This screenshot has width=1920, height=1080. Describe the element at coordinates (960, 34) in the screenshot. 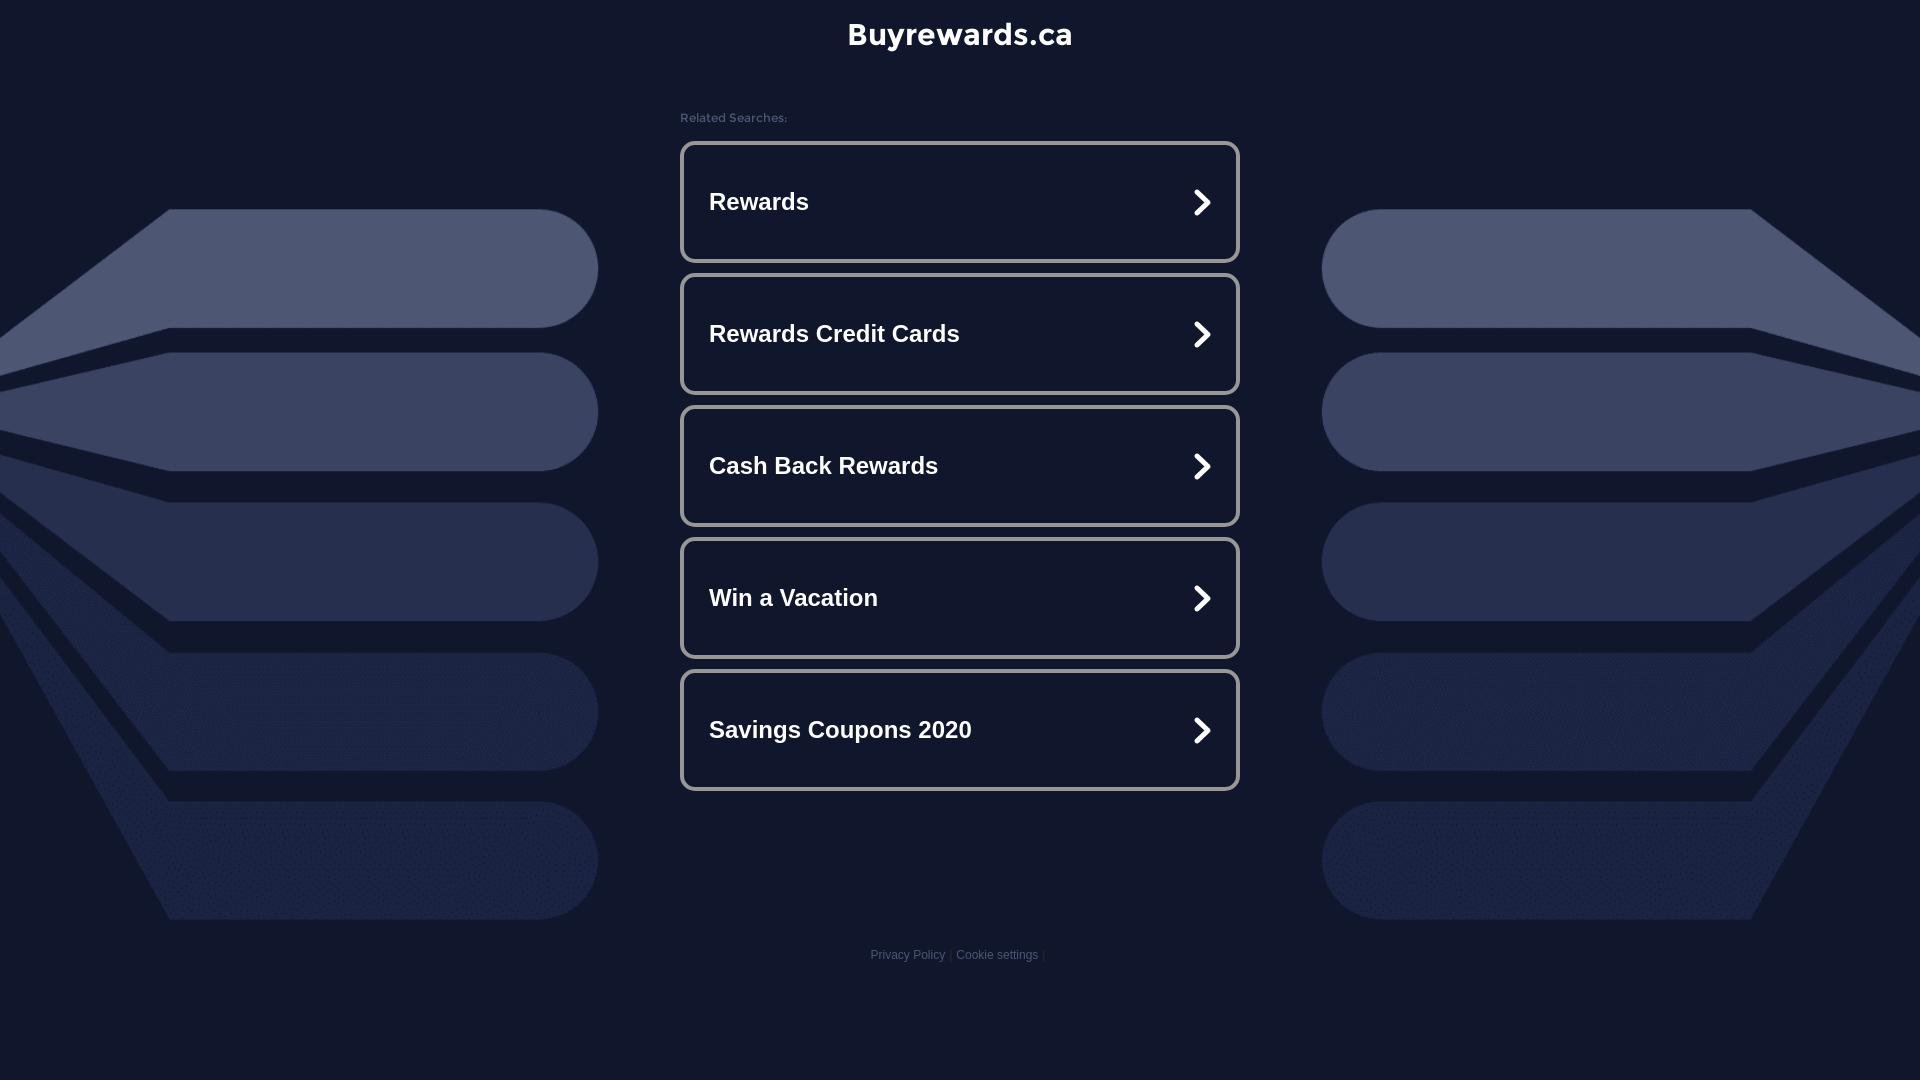

I see `'Buyrewards.ca'` at that location.